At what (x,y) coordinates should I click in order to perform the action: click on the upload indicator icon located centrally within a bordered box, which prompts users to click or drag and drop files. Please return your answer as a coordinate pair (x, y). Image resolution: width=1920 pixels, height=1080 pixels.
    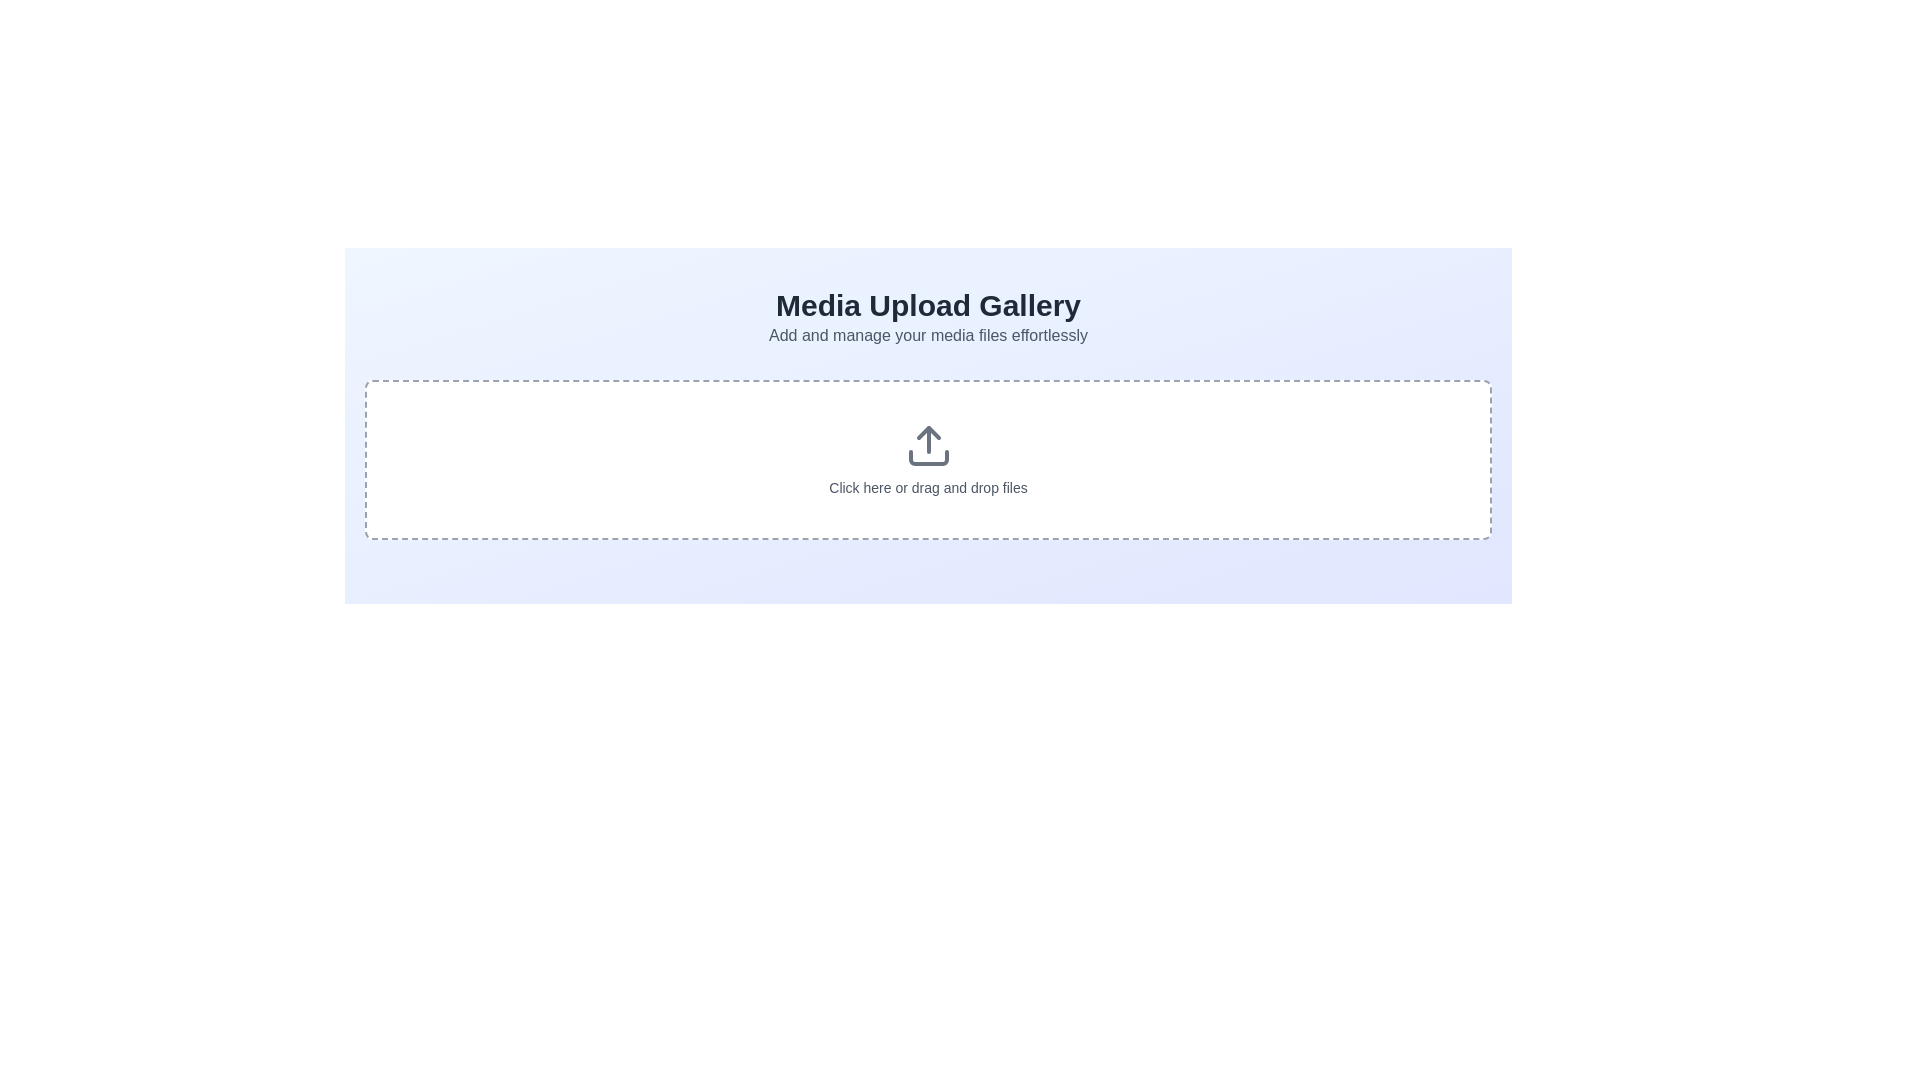
    Looking at the image, I should click on (927, 445).